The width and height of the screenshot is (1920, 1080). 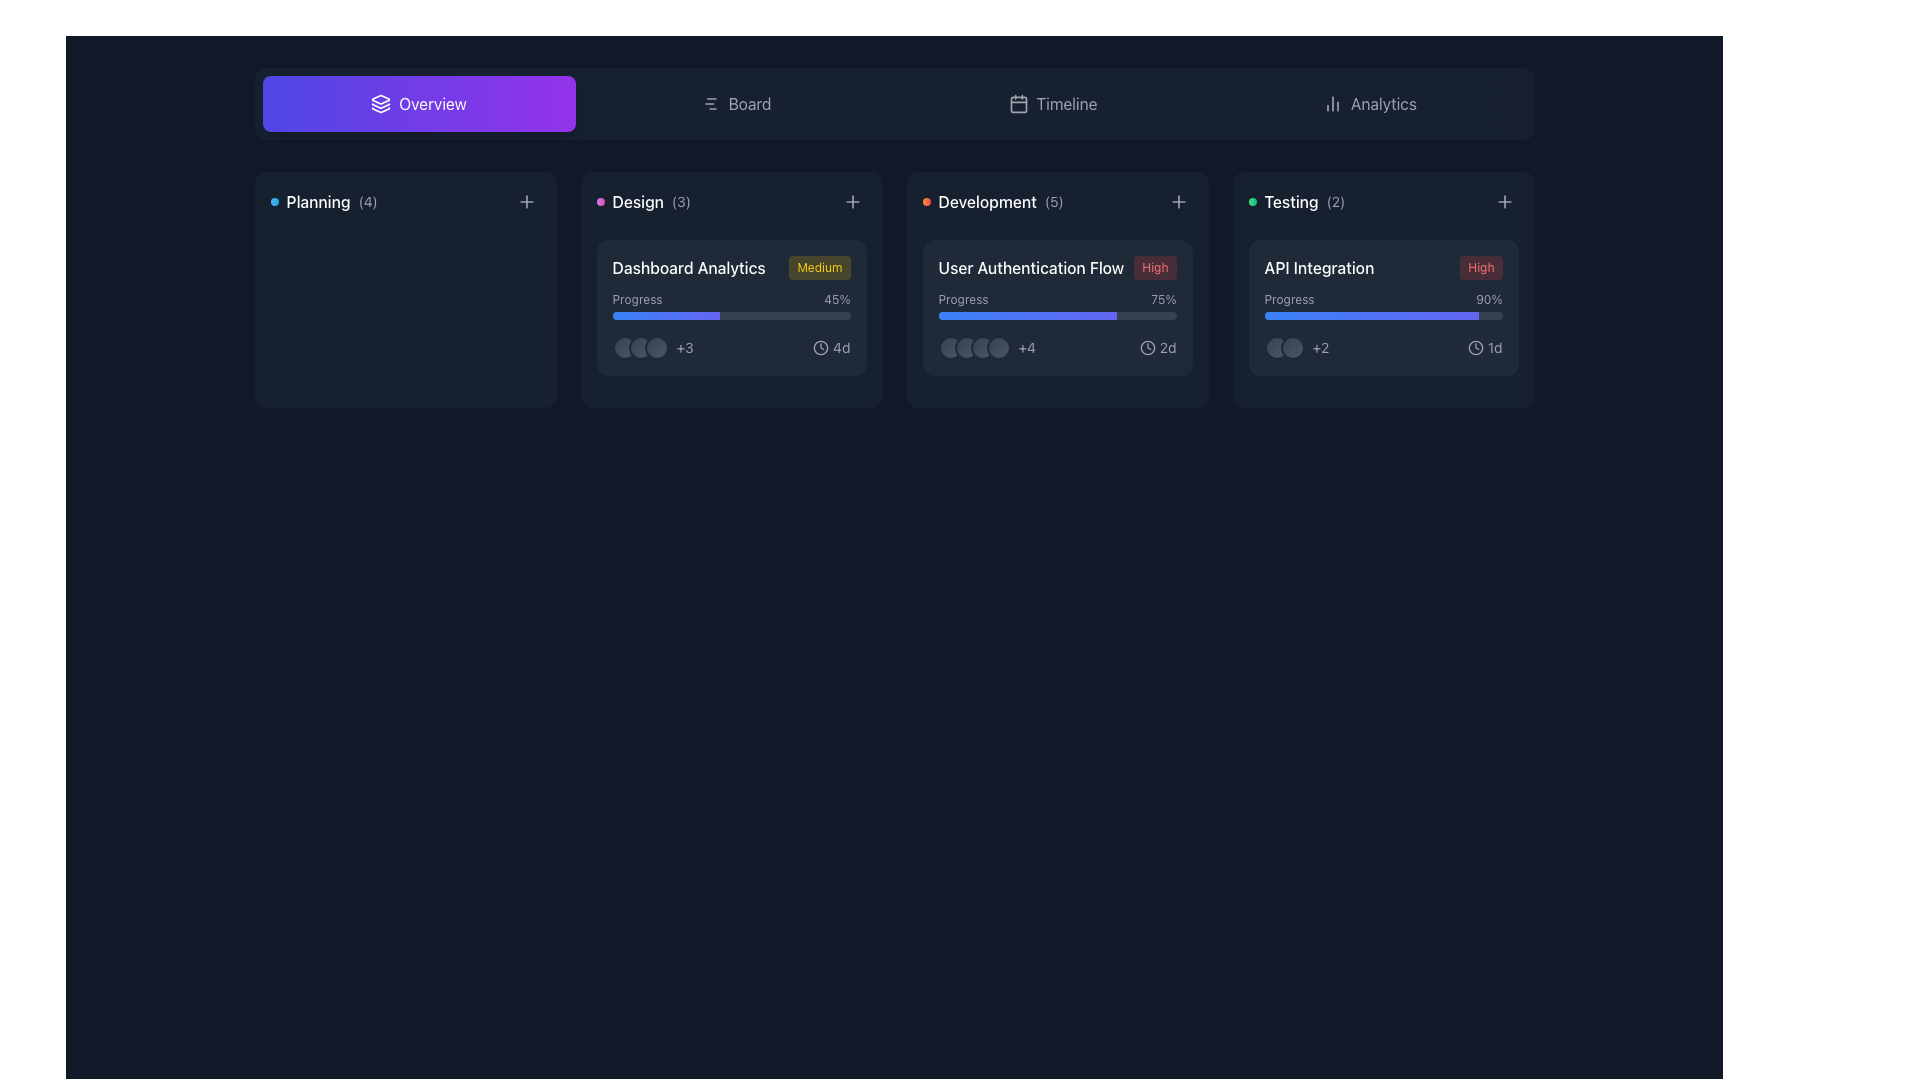 I want to click on the 'Timeline' navigation button located, so click(x=1051, y=104).